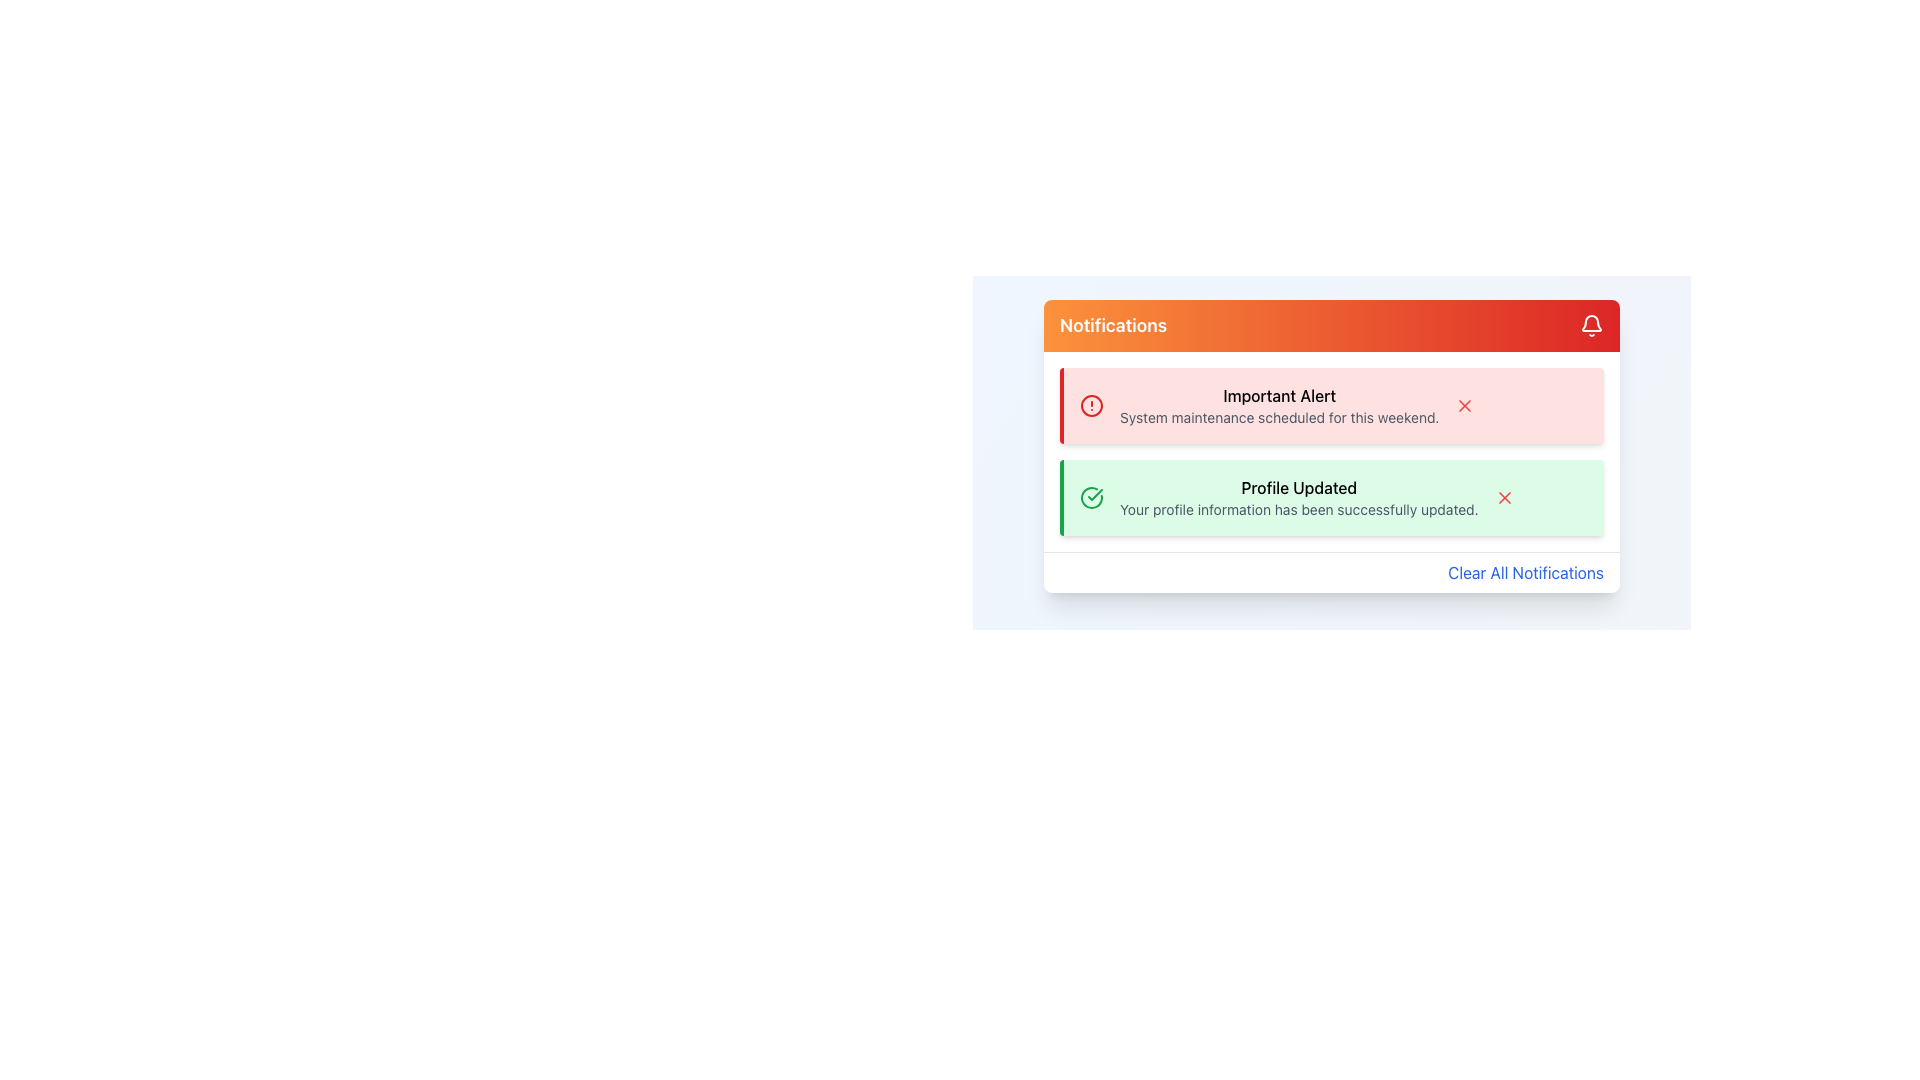 This screenshot has height=1080, width=1920. What do you see at coordinates (1299, 496) in the screenshot?
I see `the notification message that informs the user about the successful update of their profile information, located below the 'Important Alert' in the vertical notification panel` at bounding box center [1299, 496].